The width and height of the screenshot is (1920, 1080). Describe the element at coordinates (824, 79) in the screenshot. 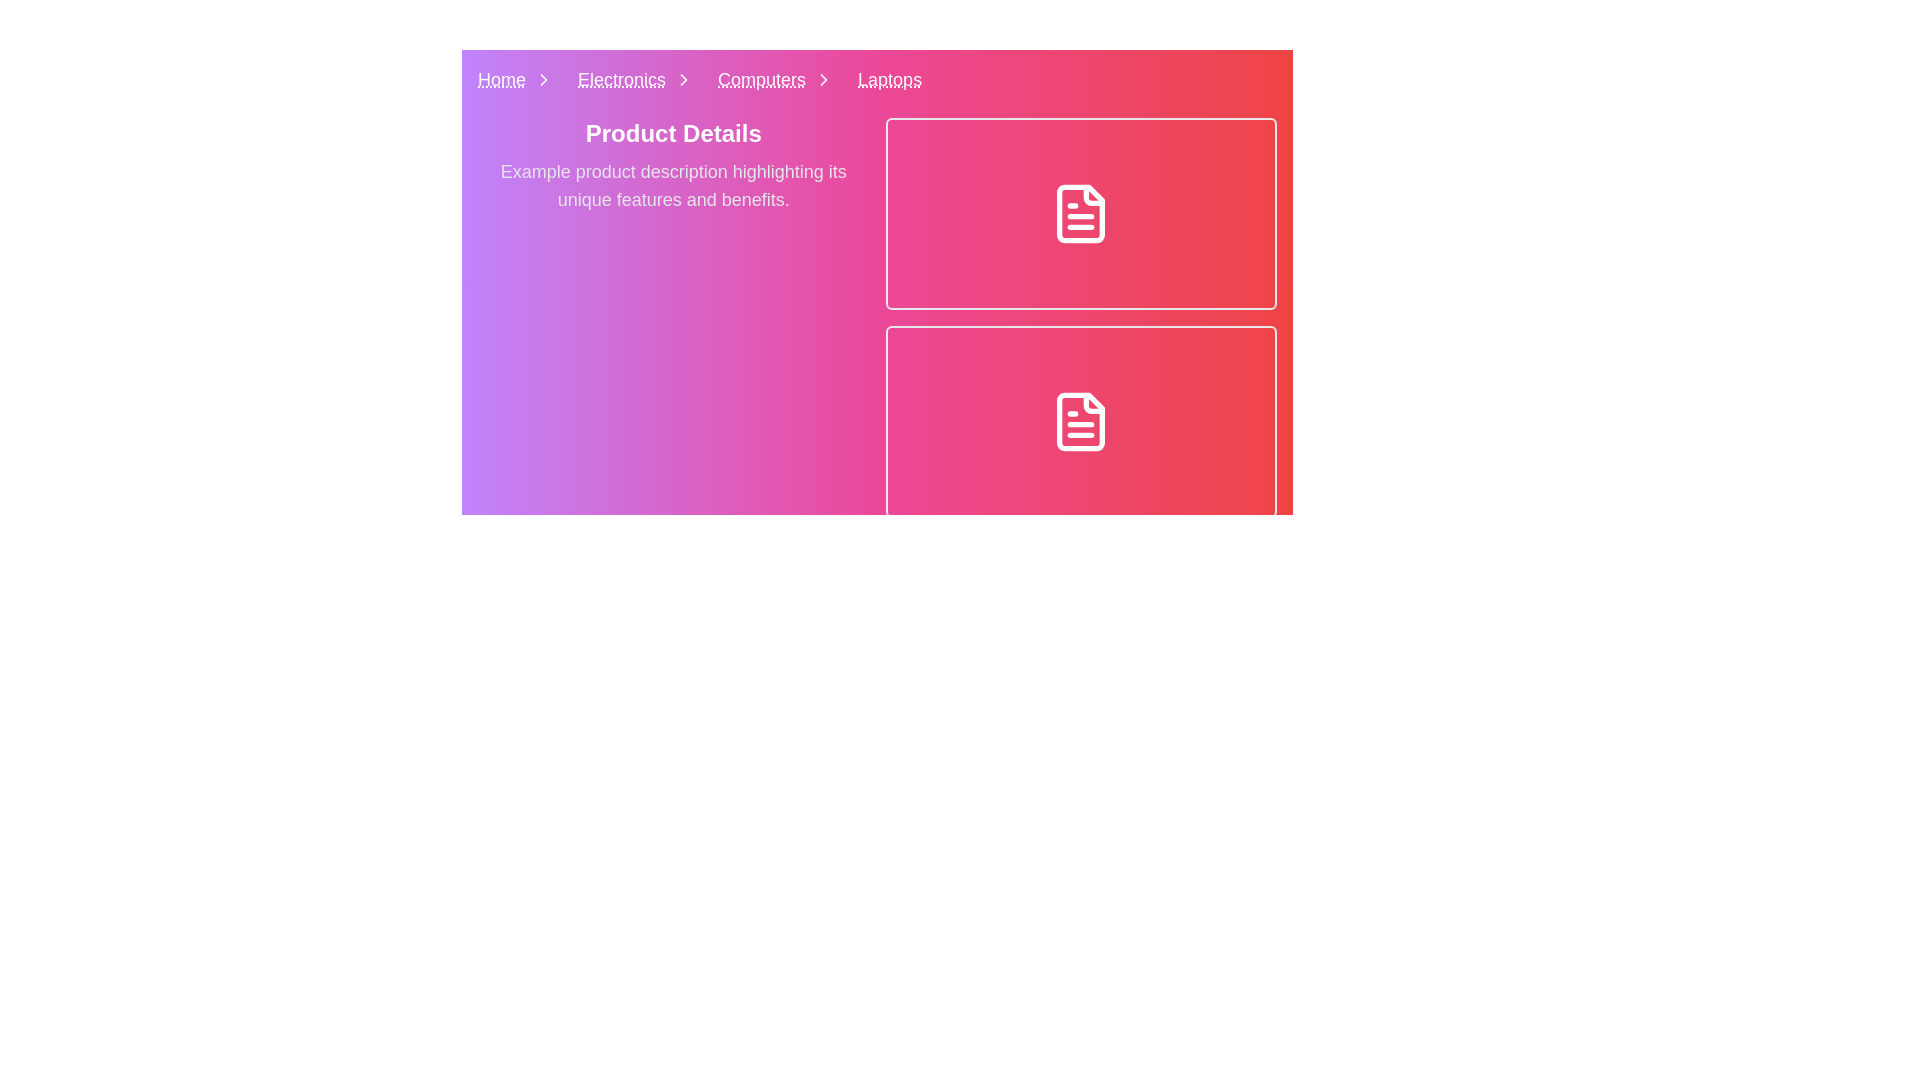

I see `the small right-chevron icon in the breadcrumb navigation that indicates navigation or expansion, located to the immediate right of the 'Computers' text element` at that location.